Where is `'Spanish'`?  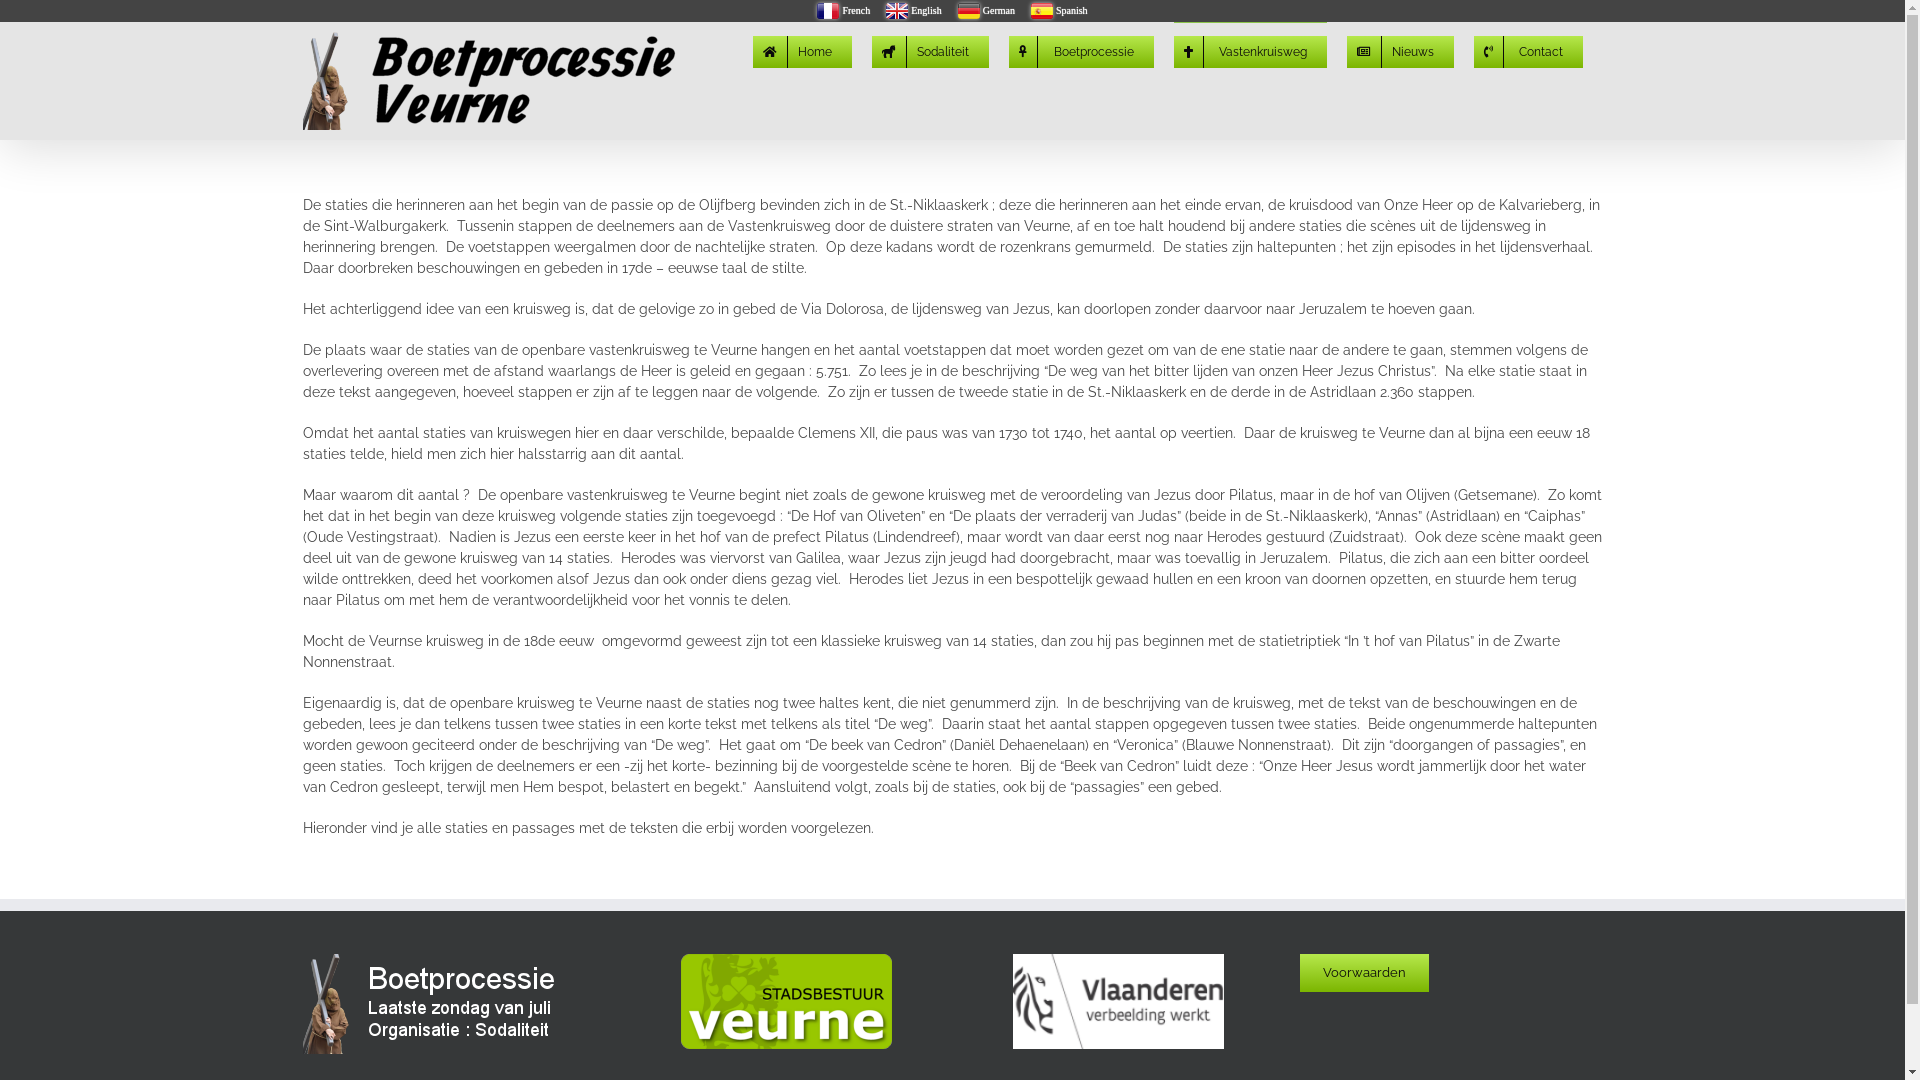 'Spanish' is located at coordinates (1058, 11).